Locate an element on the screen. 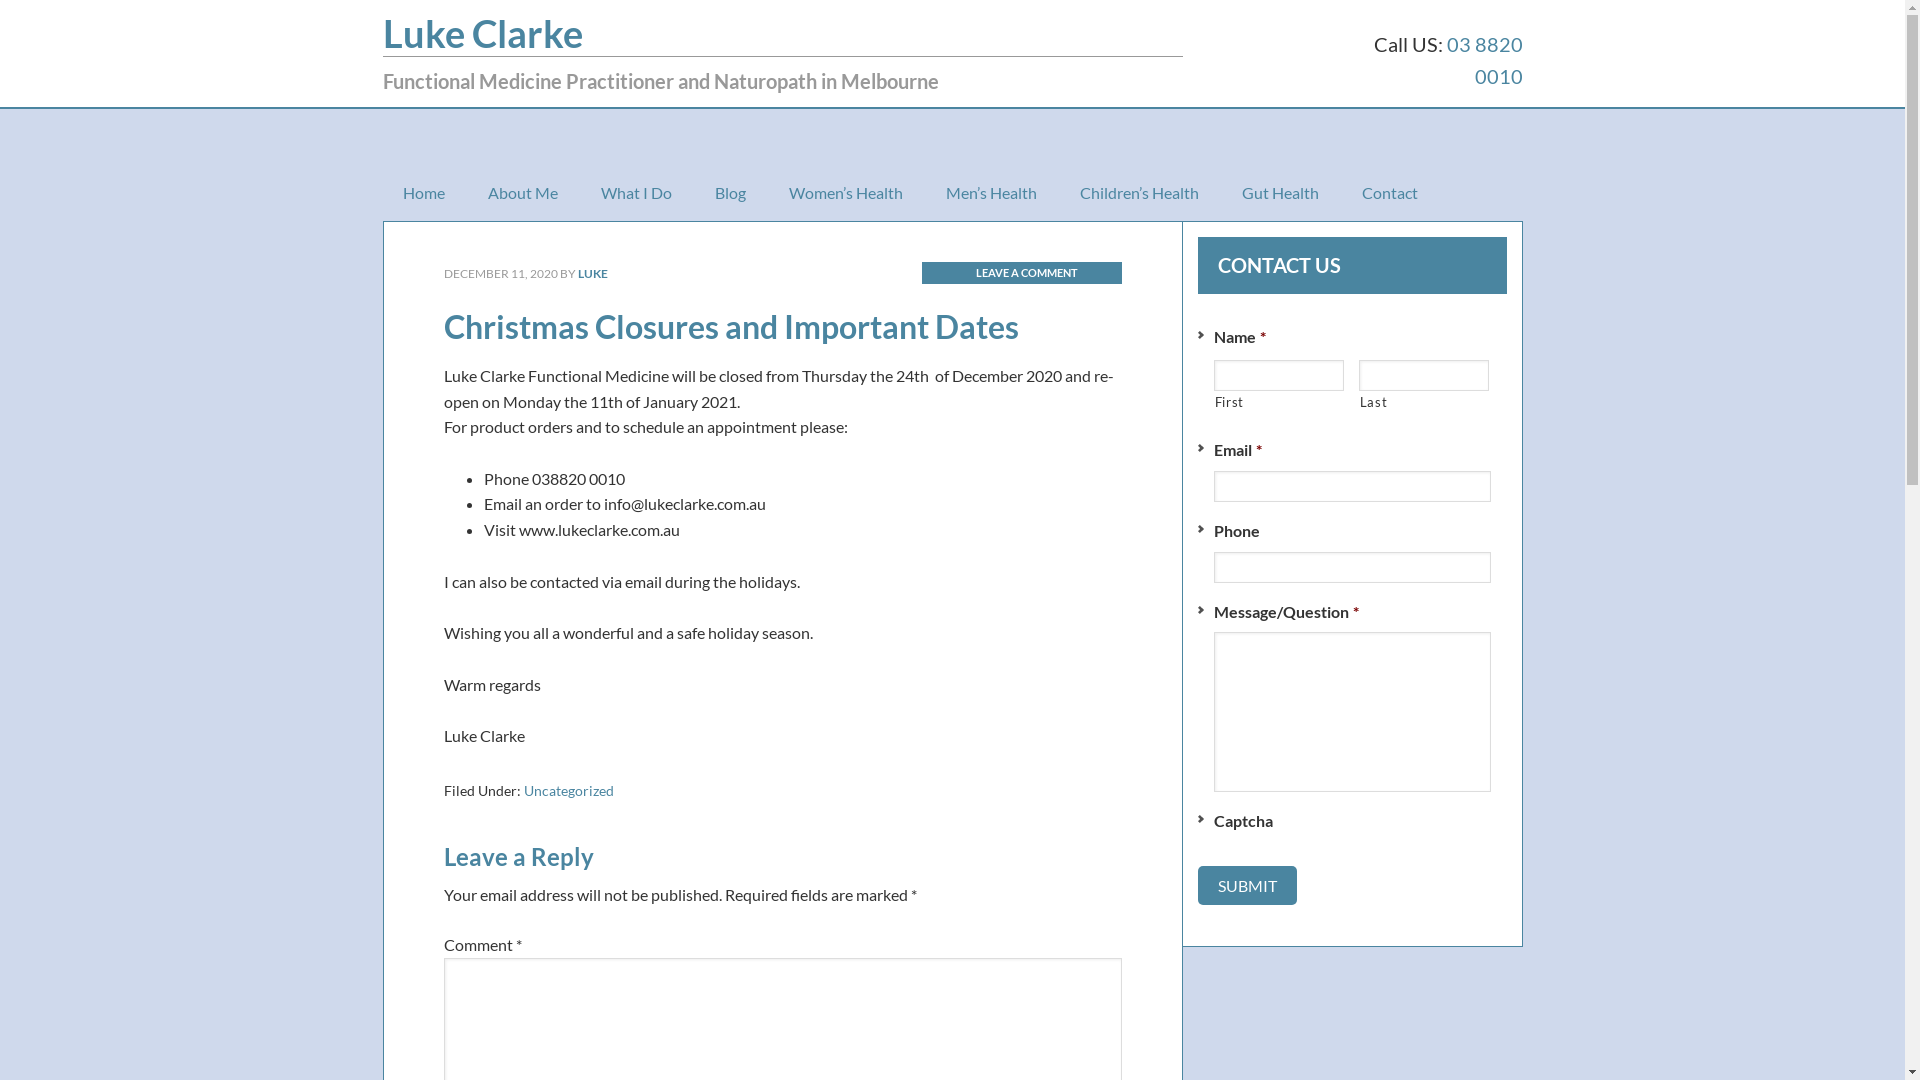 This screenshot has width=1920, height=1080. 'Contact' is located at coordinates (1342, 192).